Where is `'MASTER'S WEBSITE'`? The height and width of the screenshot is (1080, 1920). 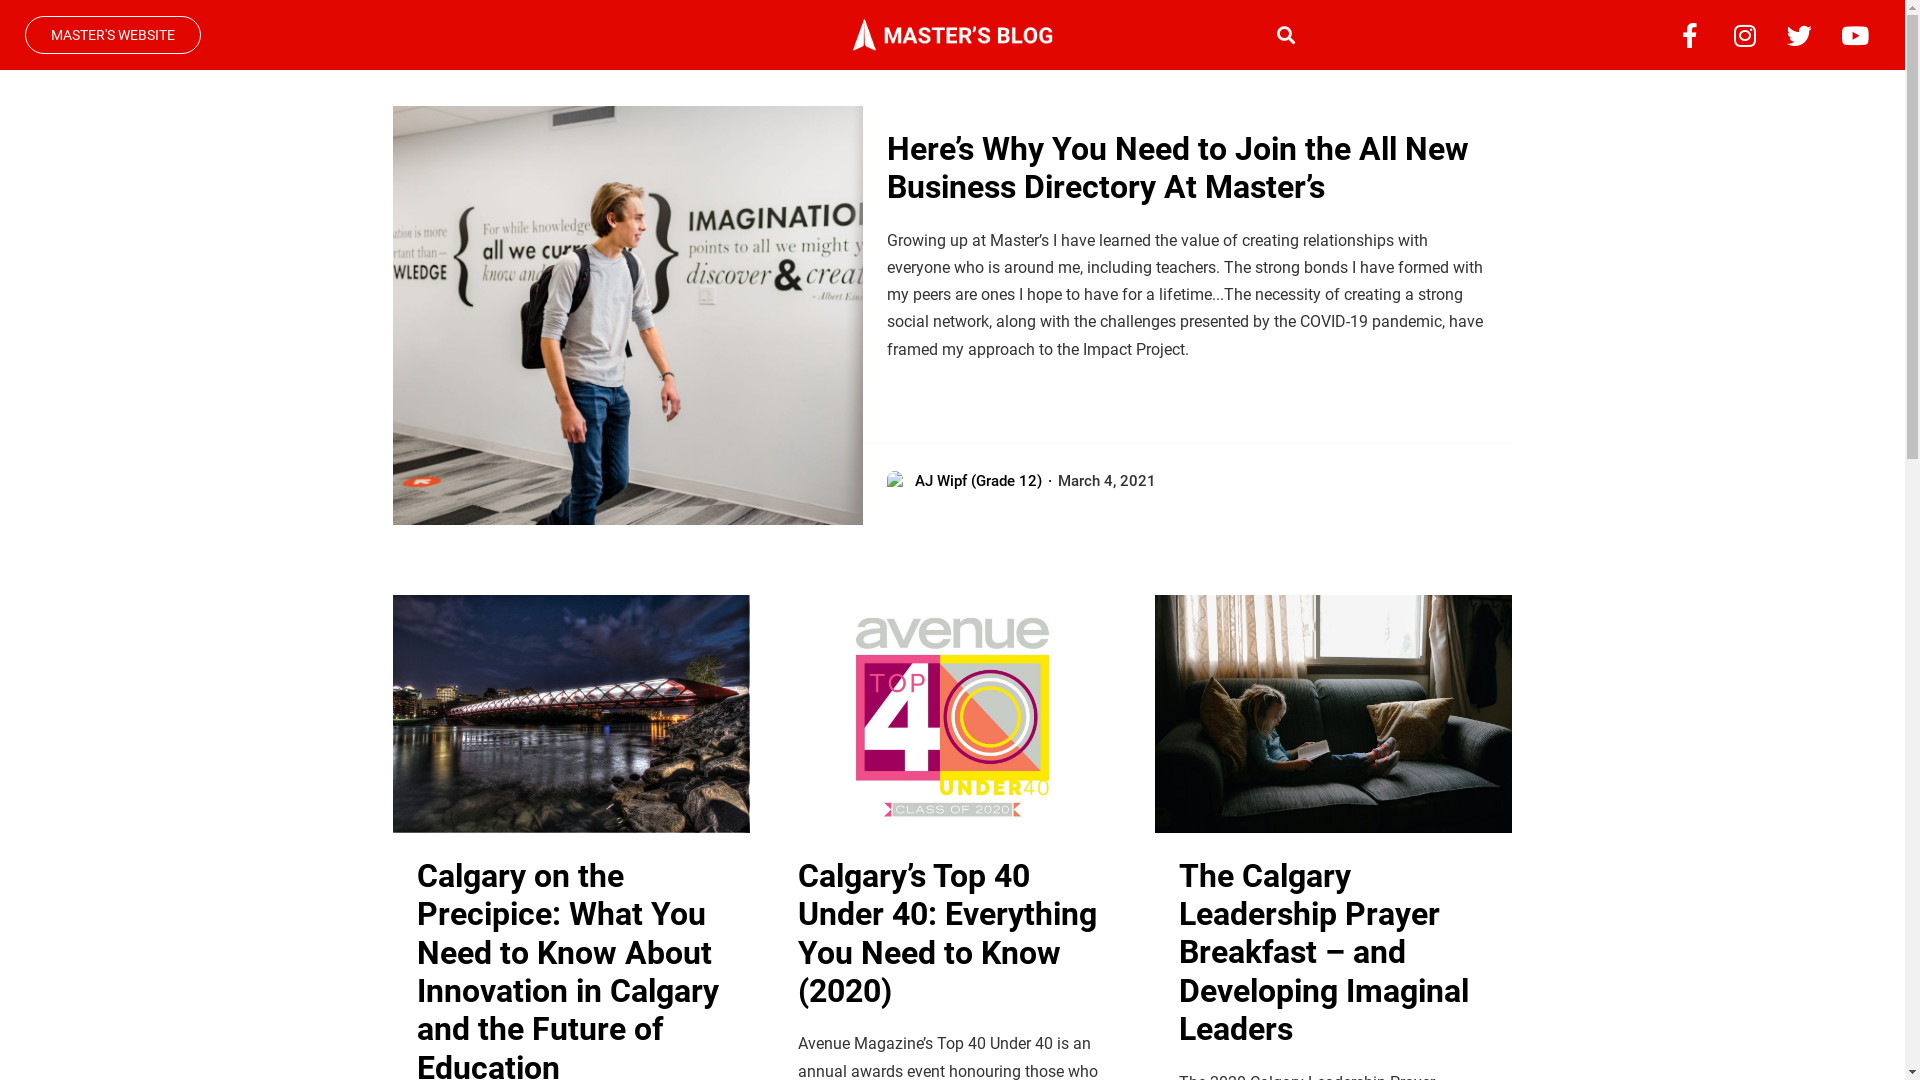 'MASTER'S WEBSITE' is located at coordinates (112, 34).